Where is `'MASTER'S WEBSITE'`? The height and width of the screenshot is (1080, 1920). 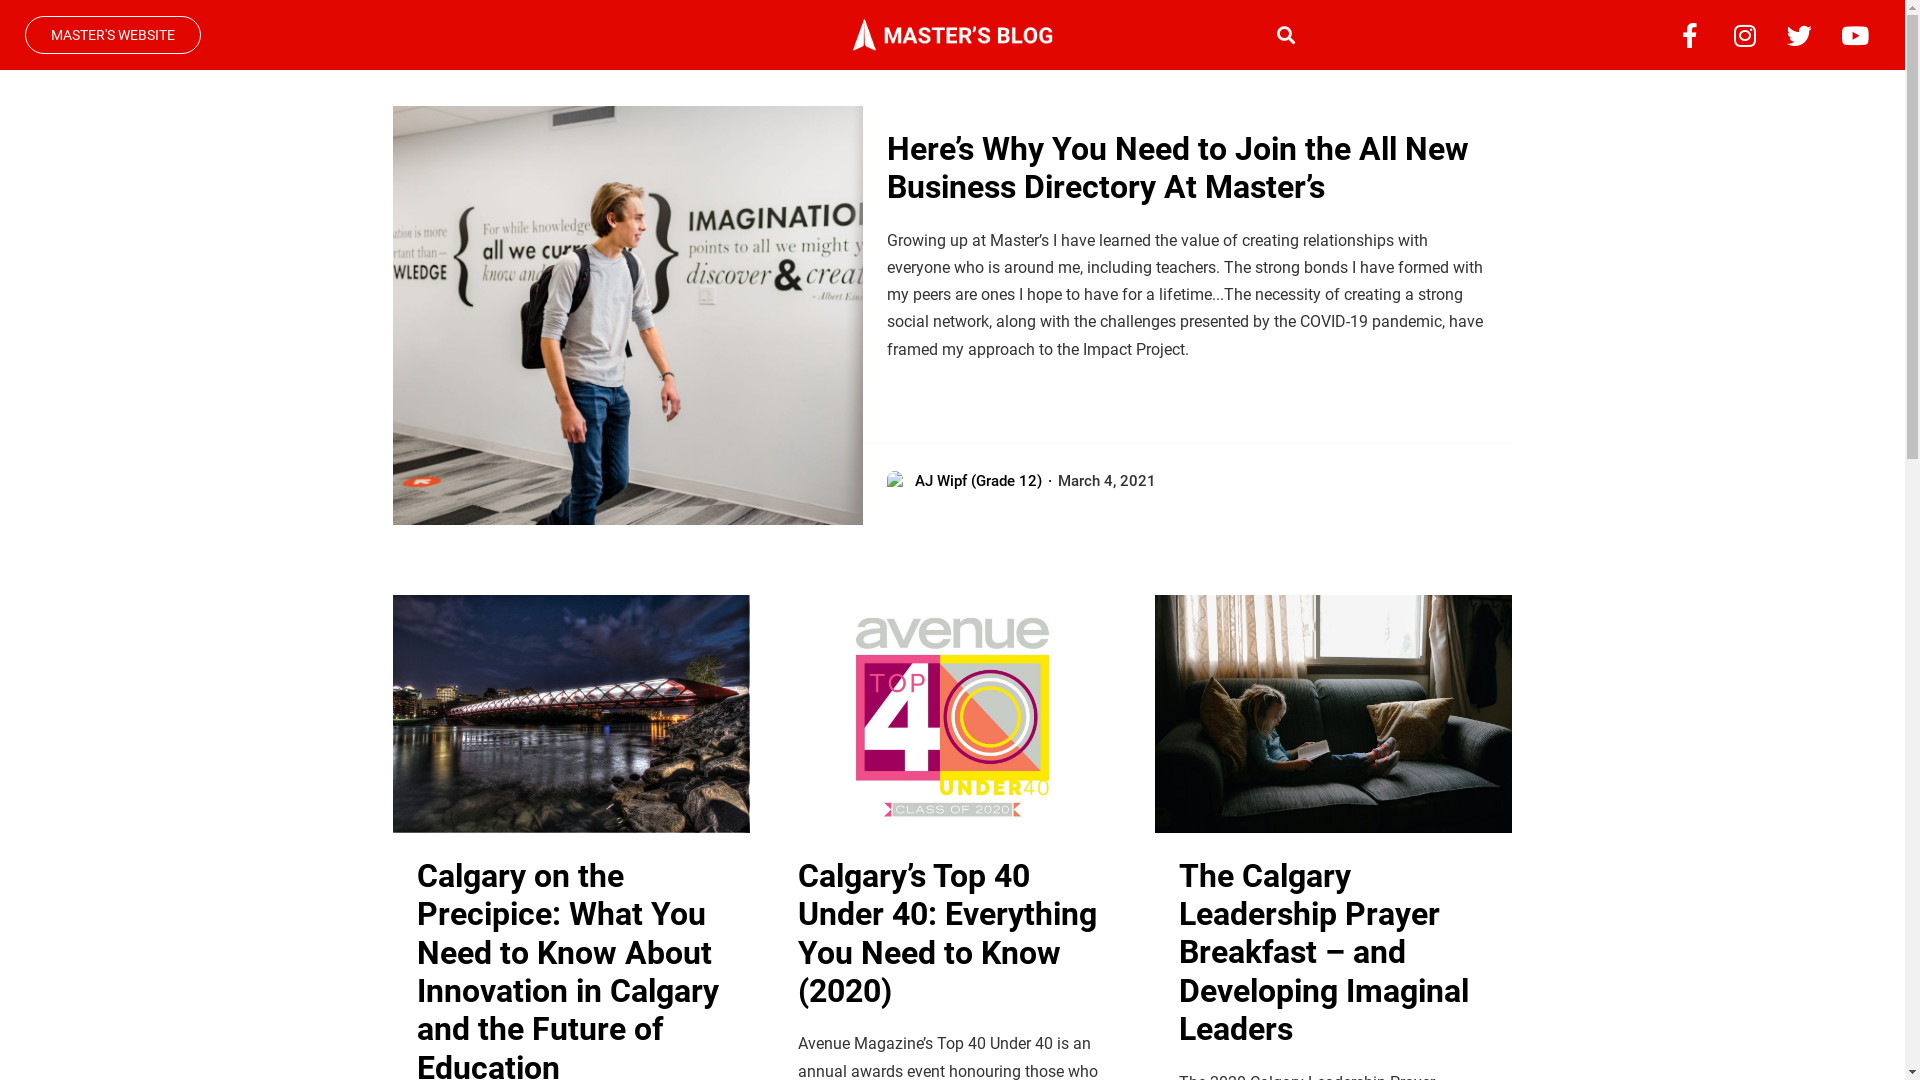 'MASTER'S WEBSITE' is located at coordinates (112, 34).